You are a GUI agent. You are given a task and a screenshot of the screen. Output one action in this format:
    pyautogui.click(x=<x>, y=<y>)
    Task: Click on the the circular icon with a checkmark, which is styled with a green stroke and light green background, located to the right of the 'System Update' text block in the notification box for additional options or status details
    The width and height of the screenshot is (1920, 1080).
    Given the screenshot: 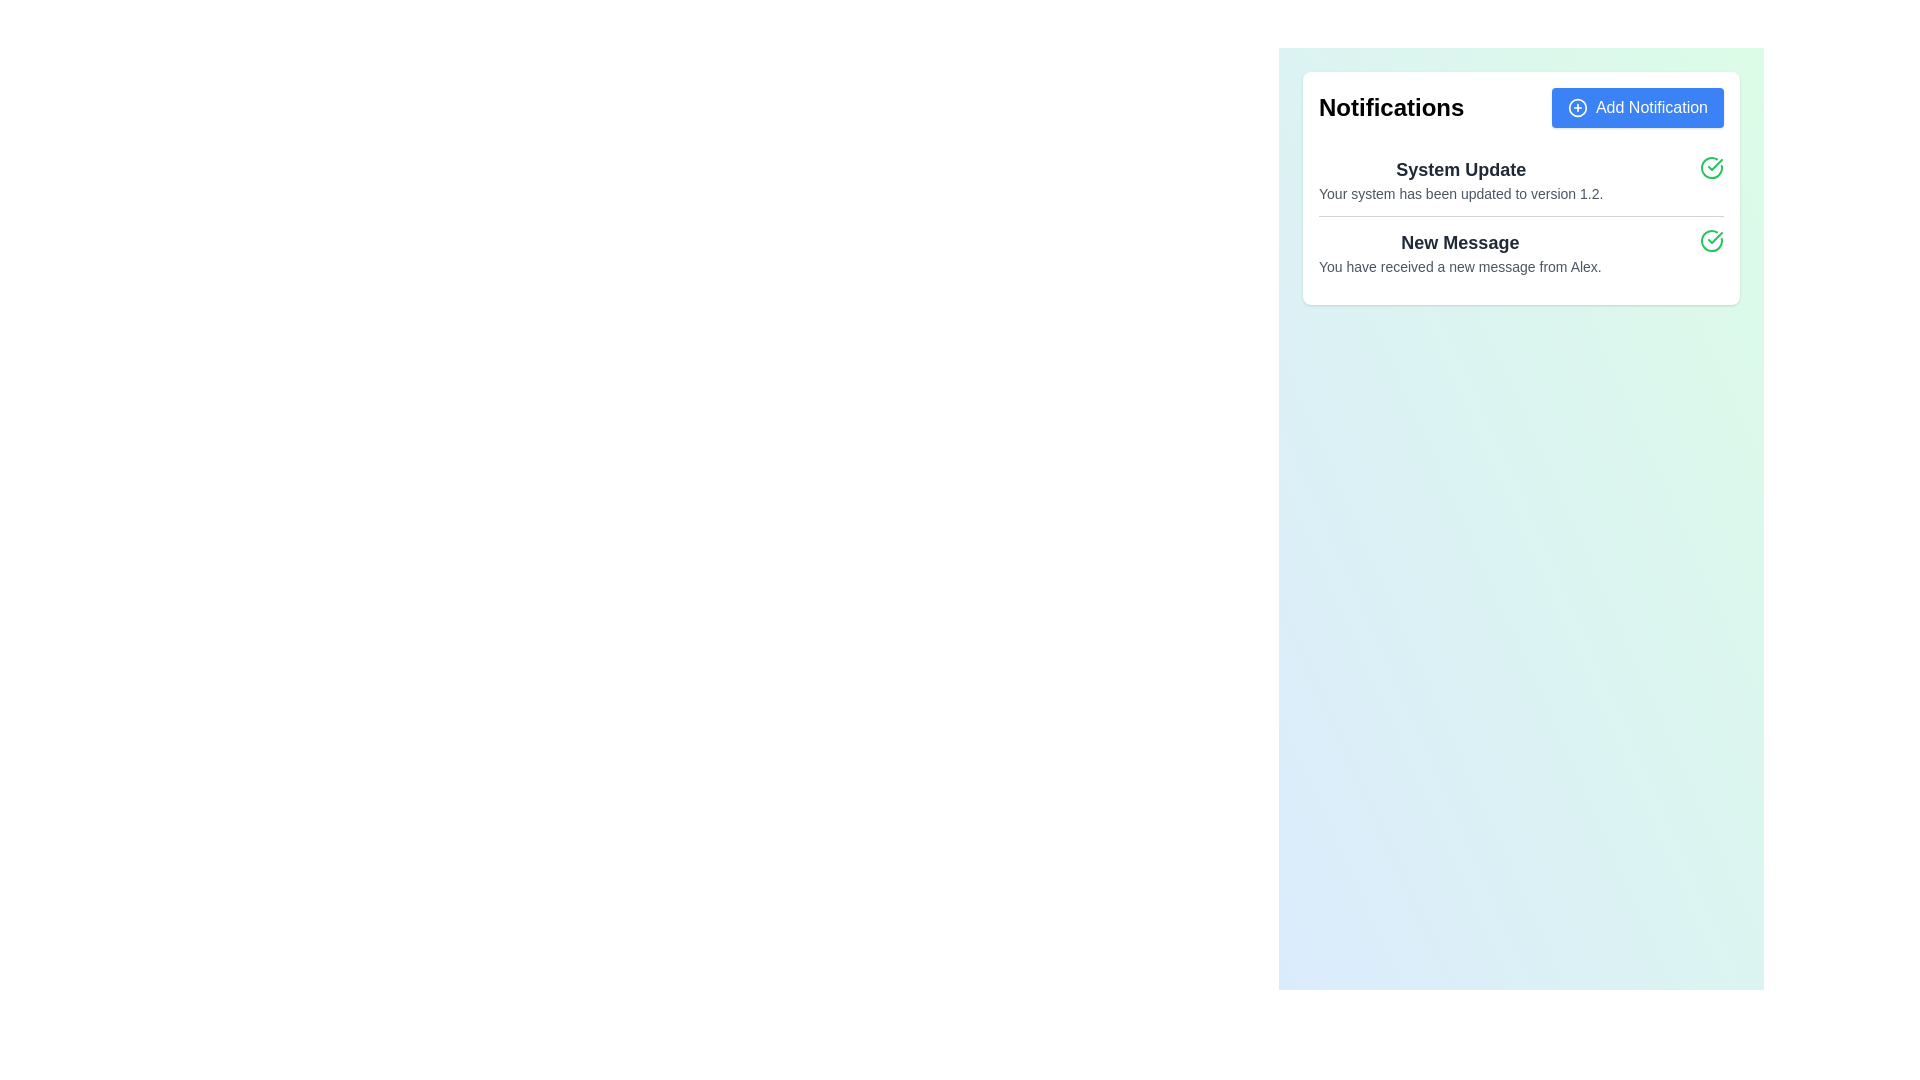 What is the action you would take?
    pyautogui.click(x=1711, y=167)
    